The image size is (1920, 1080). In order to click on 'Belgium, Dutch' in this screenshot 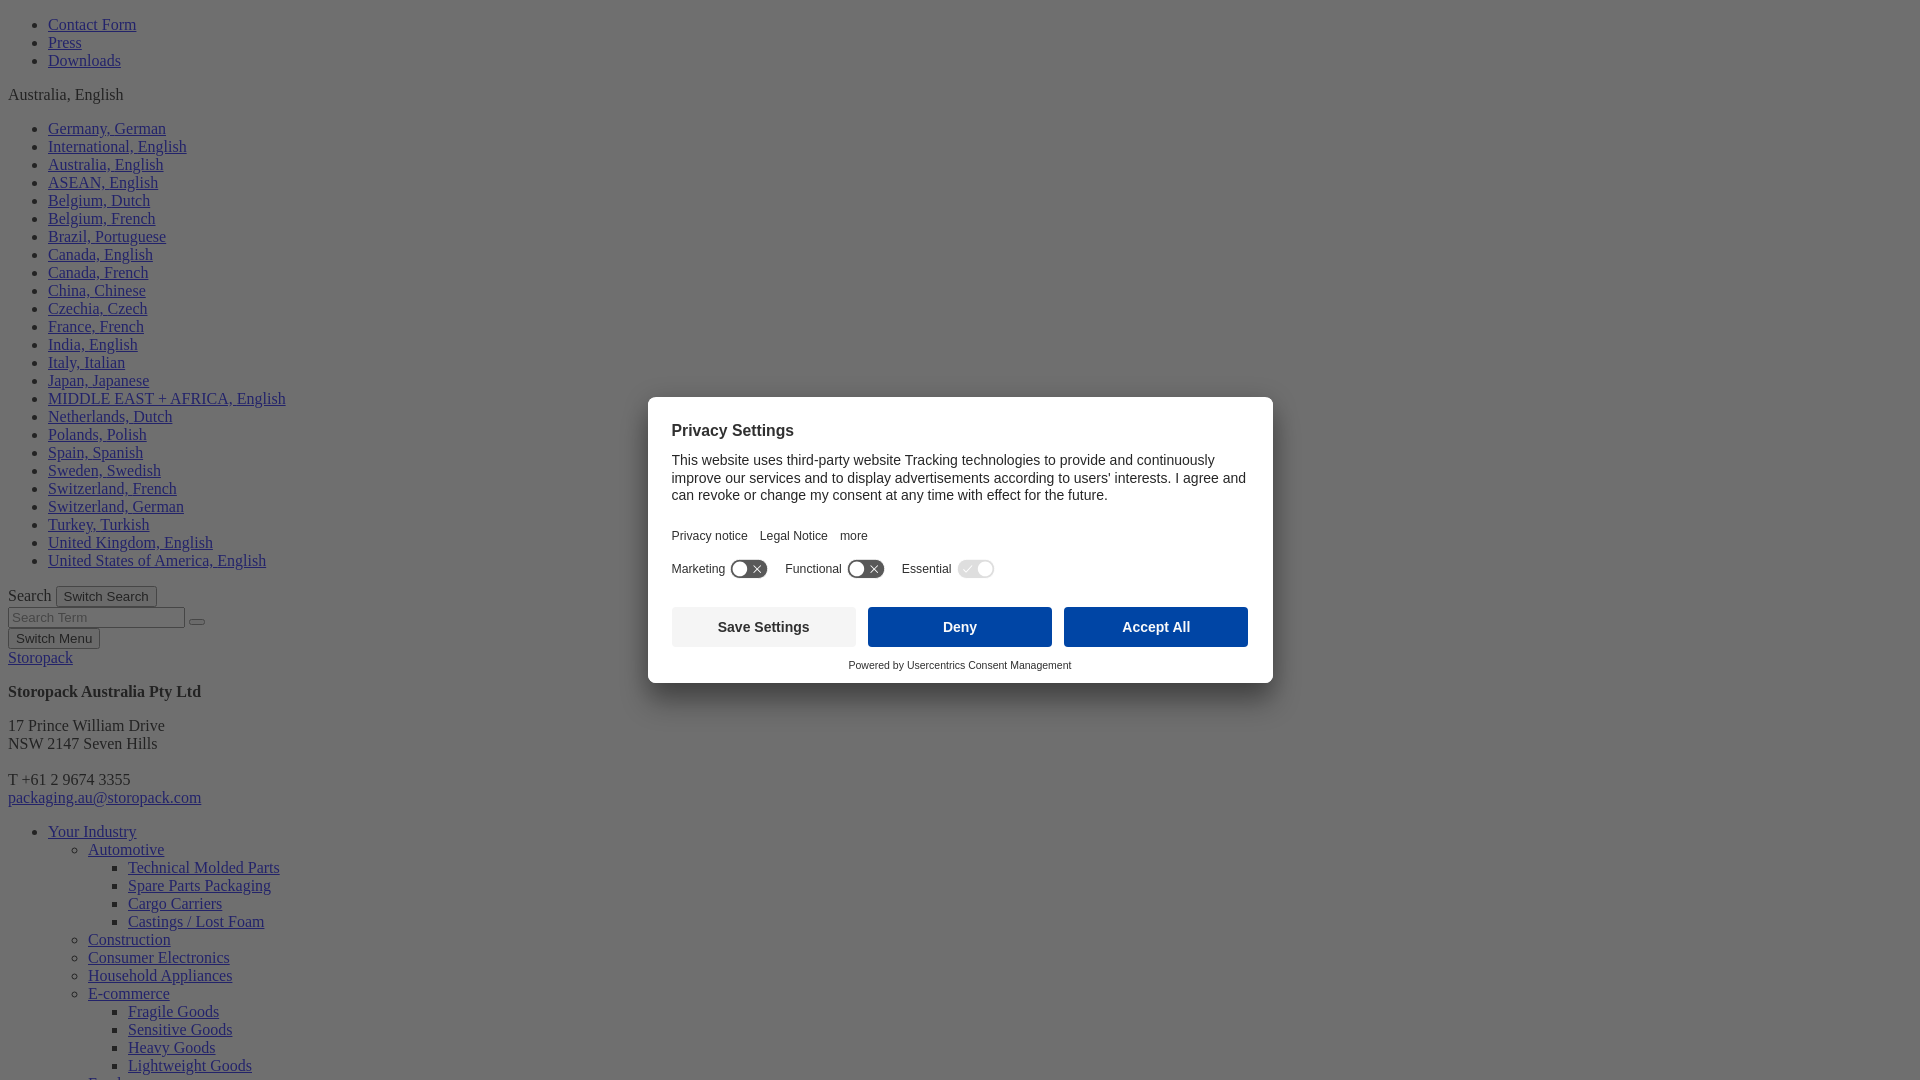, I will do `click(98, 200)`.